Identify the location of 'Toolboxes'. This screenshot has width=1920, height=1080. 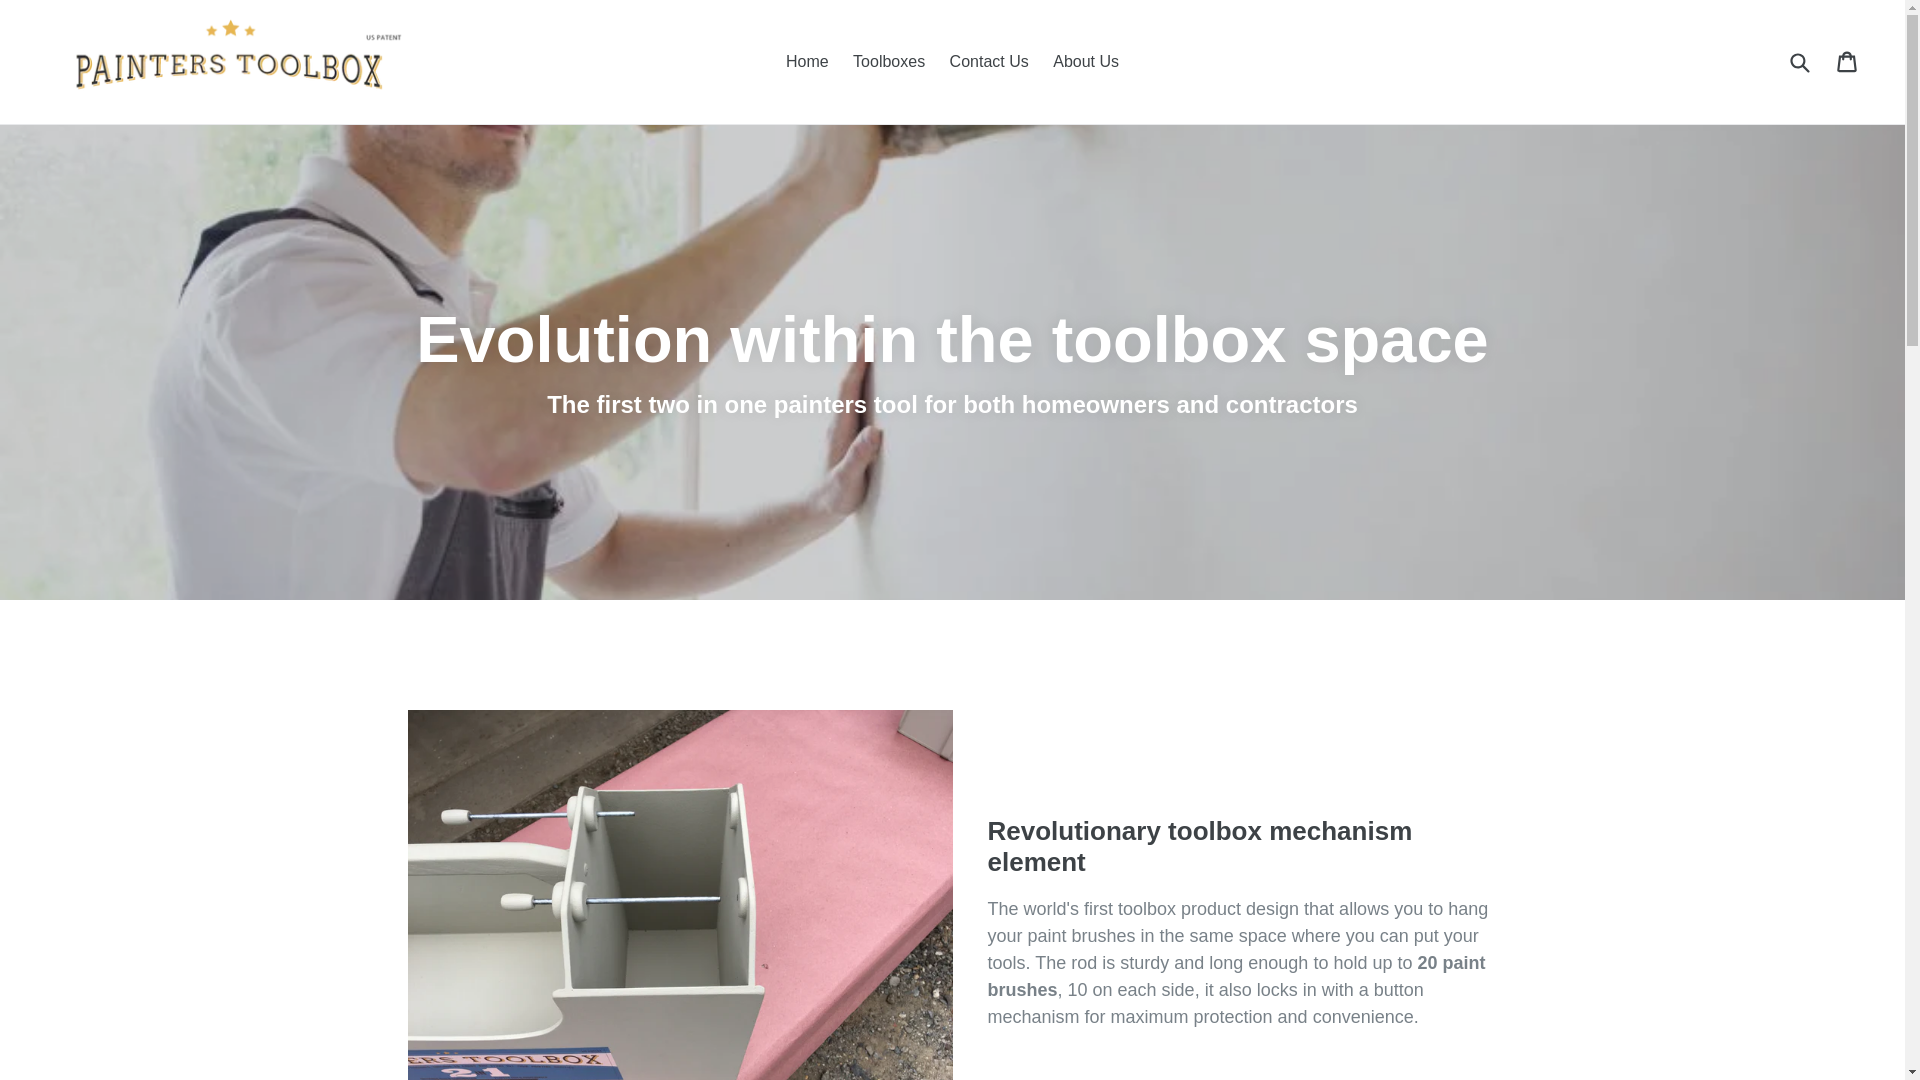
(887, 60).